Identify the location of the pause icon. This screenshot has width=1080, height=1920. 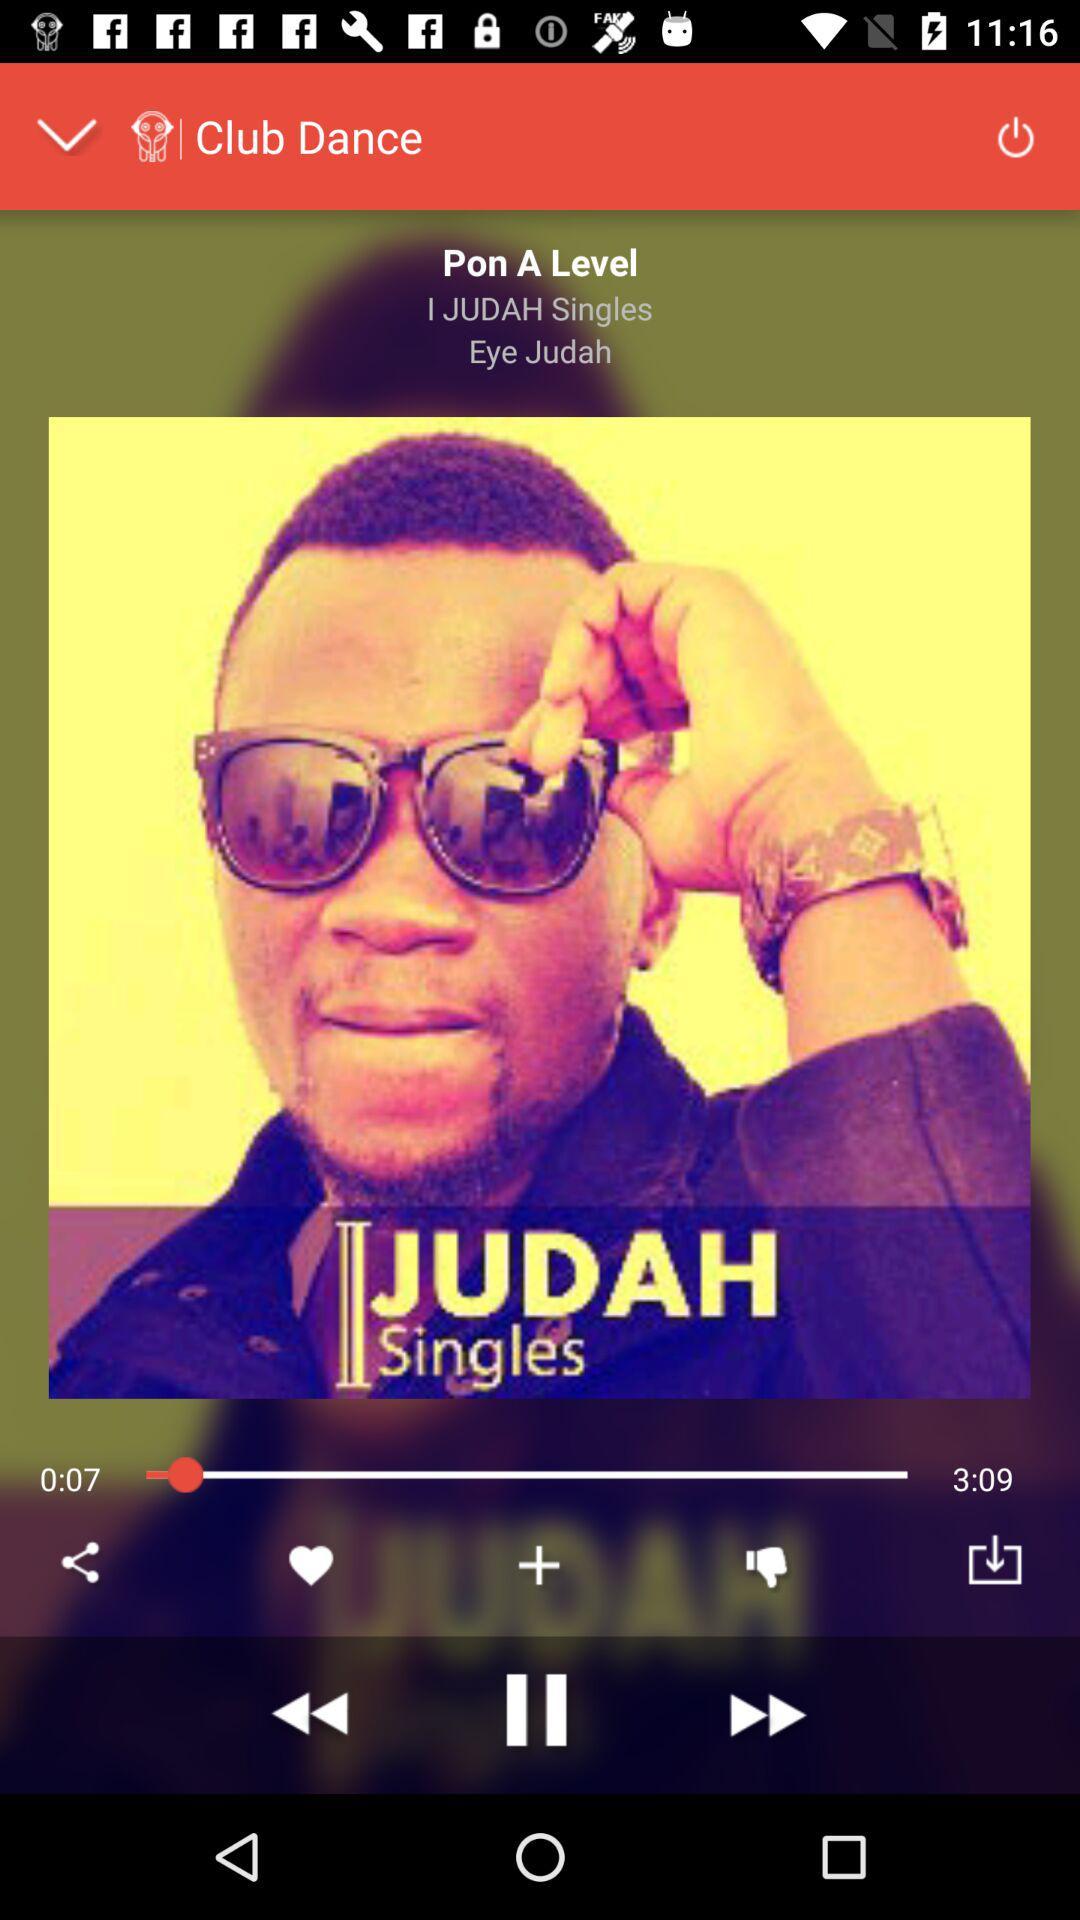
(540, 1714).